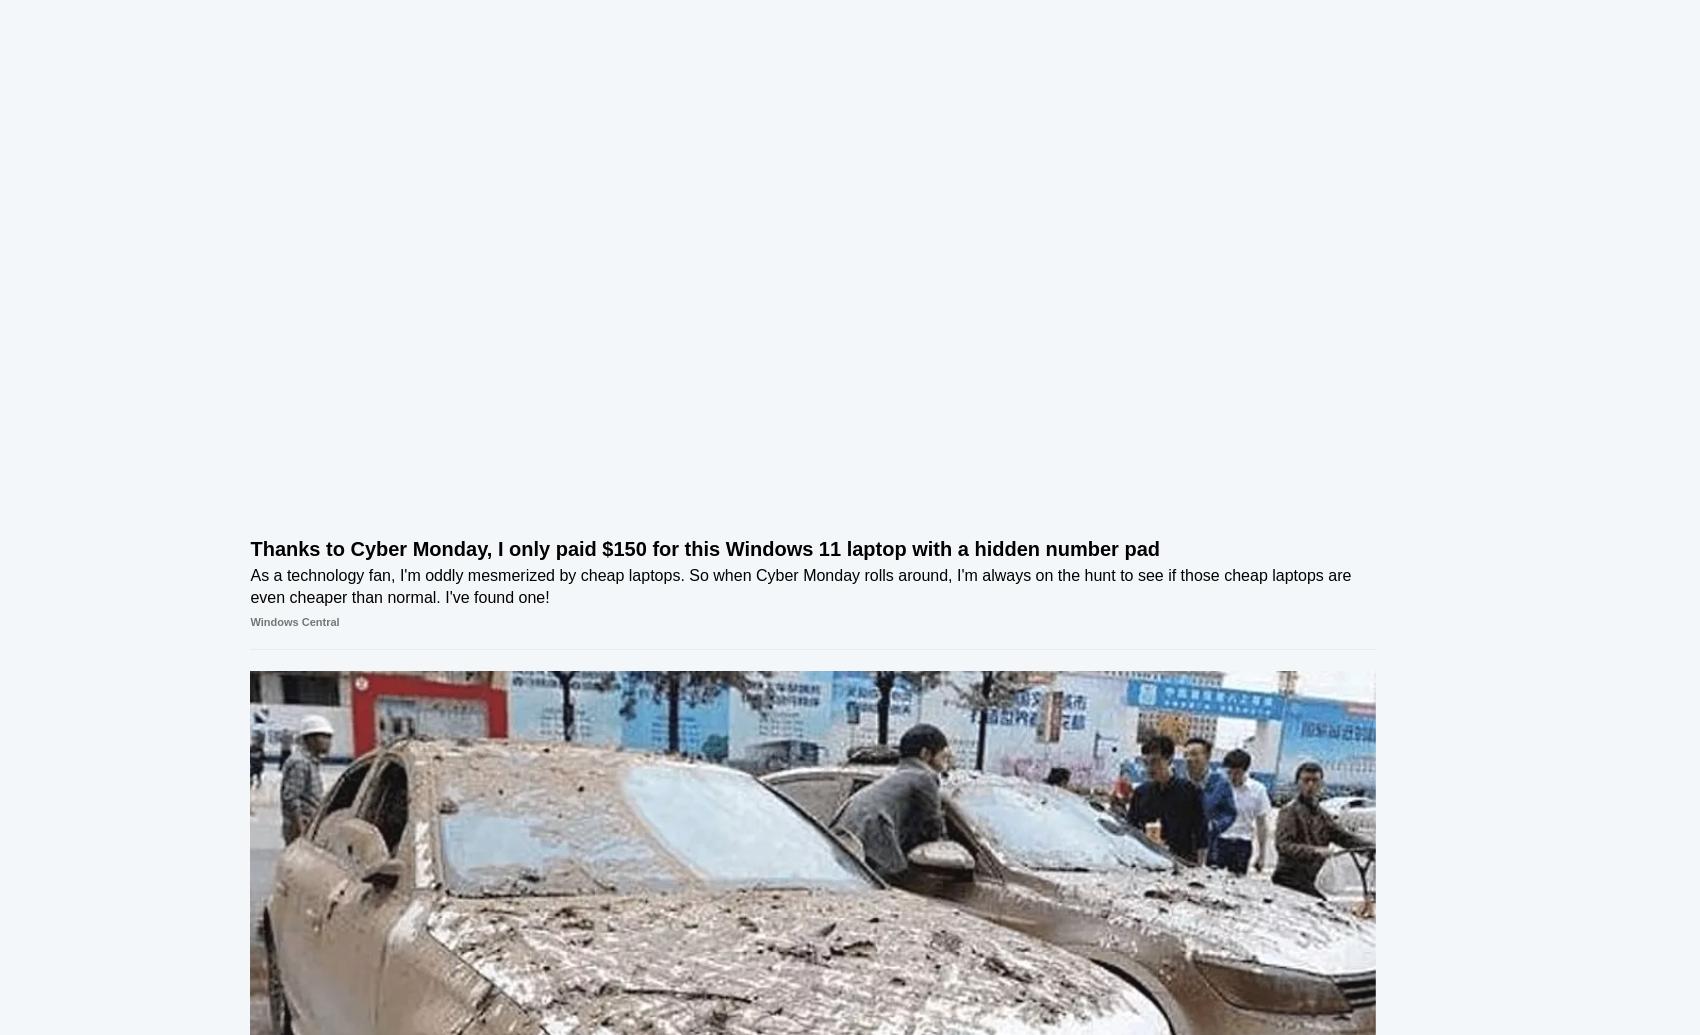 This screenshot has width=1700, height=1035. I want to click on '321,080', so click(1423, 916).